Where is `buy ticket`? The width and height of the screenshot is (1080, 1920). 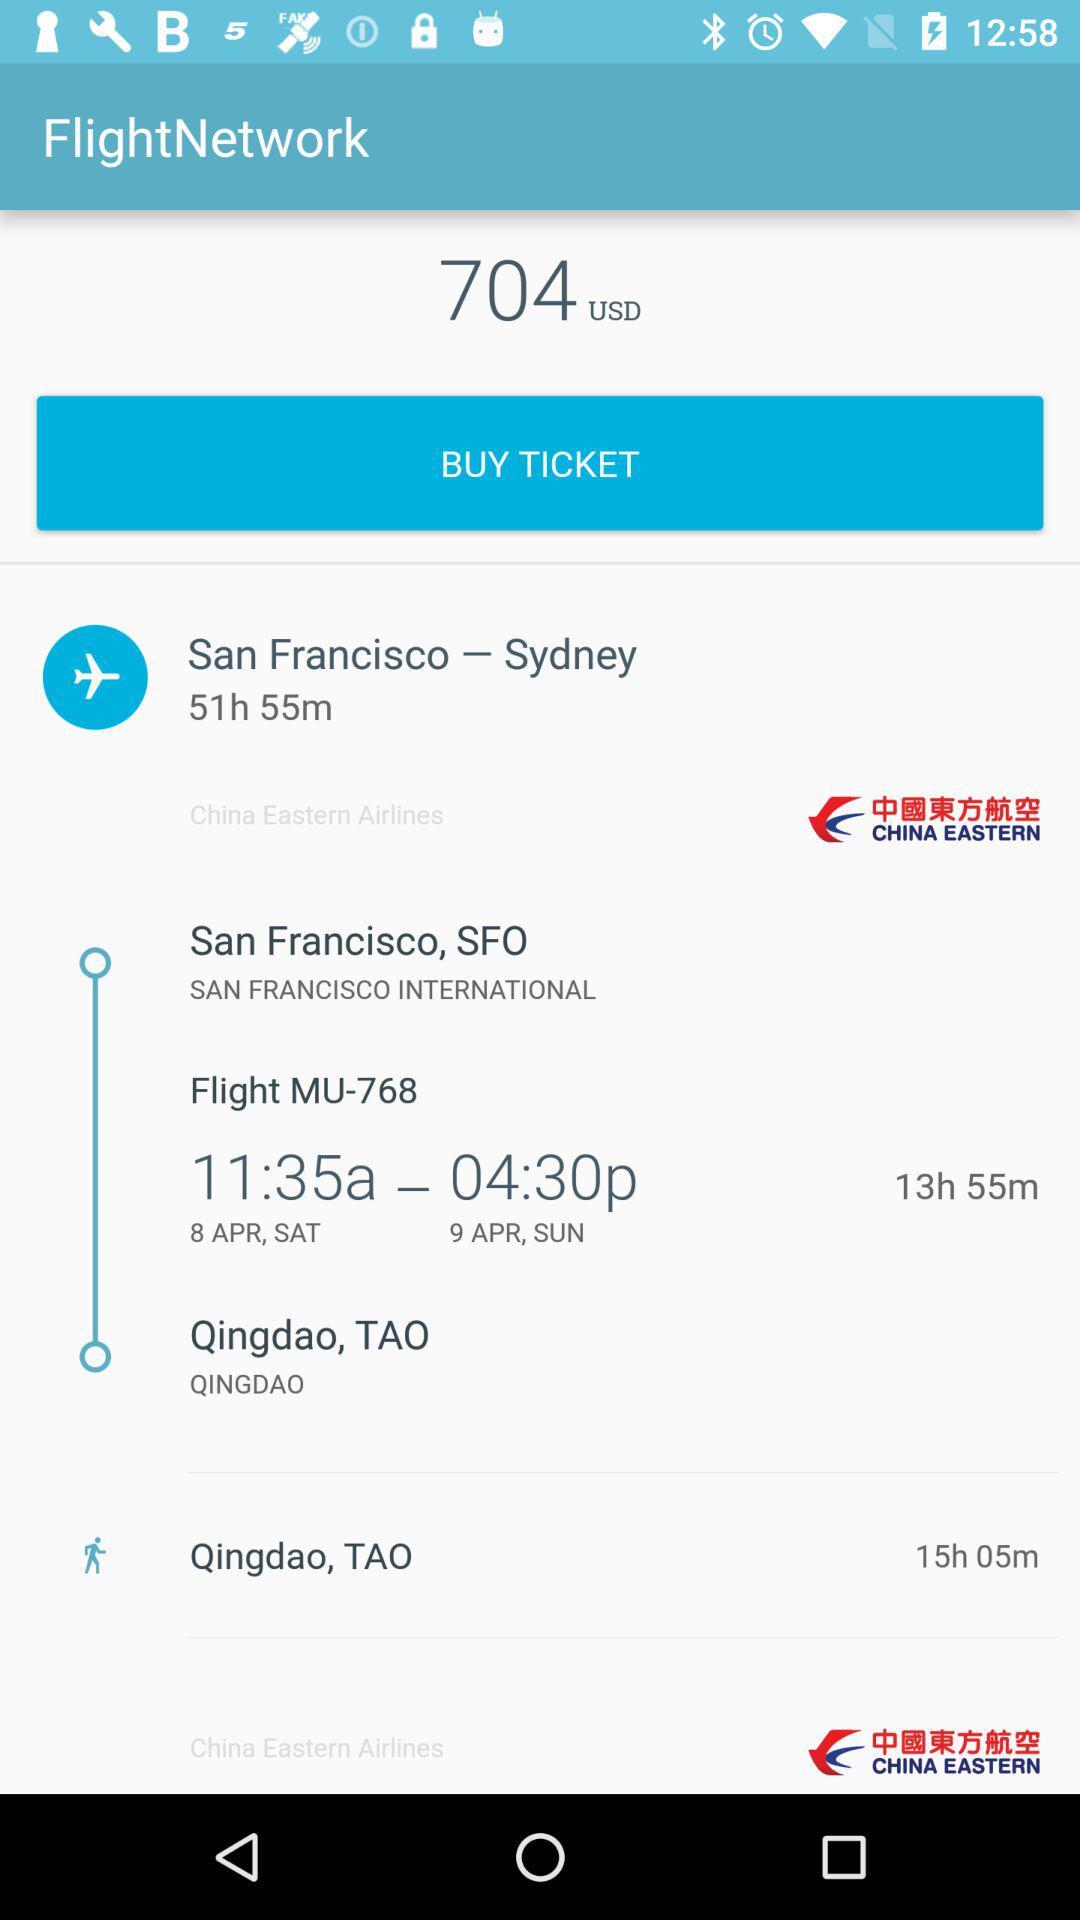 buy ticket is located at coordinates (540, 462).